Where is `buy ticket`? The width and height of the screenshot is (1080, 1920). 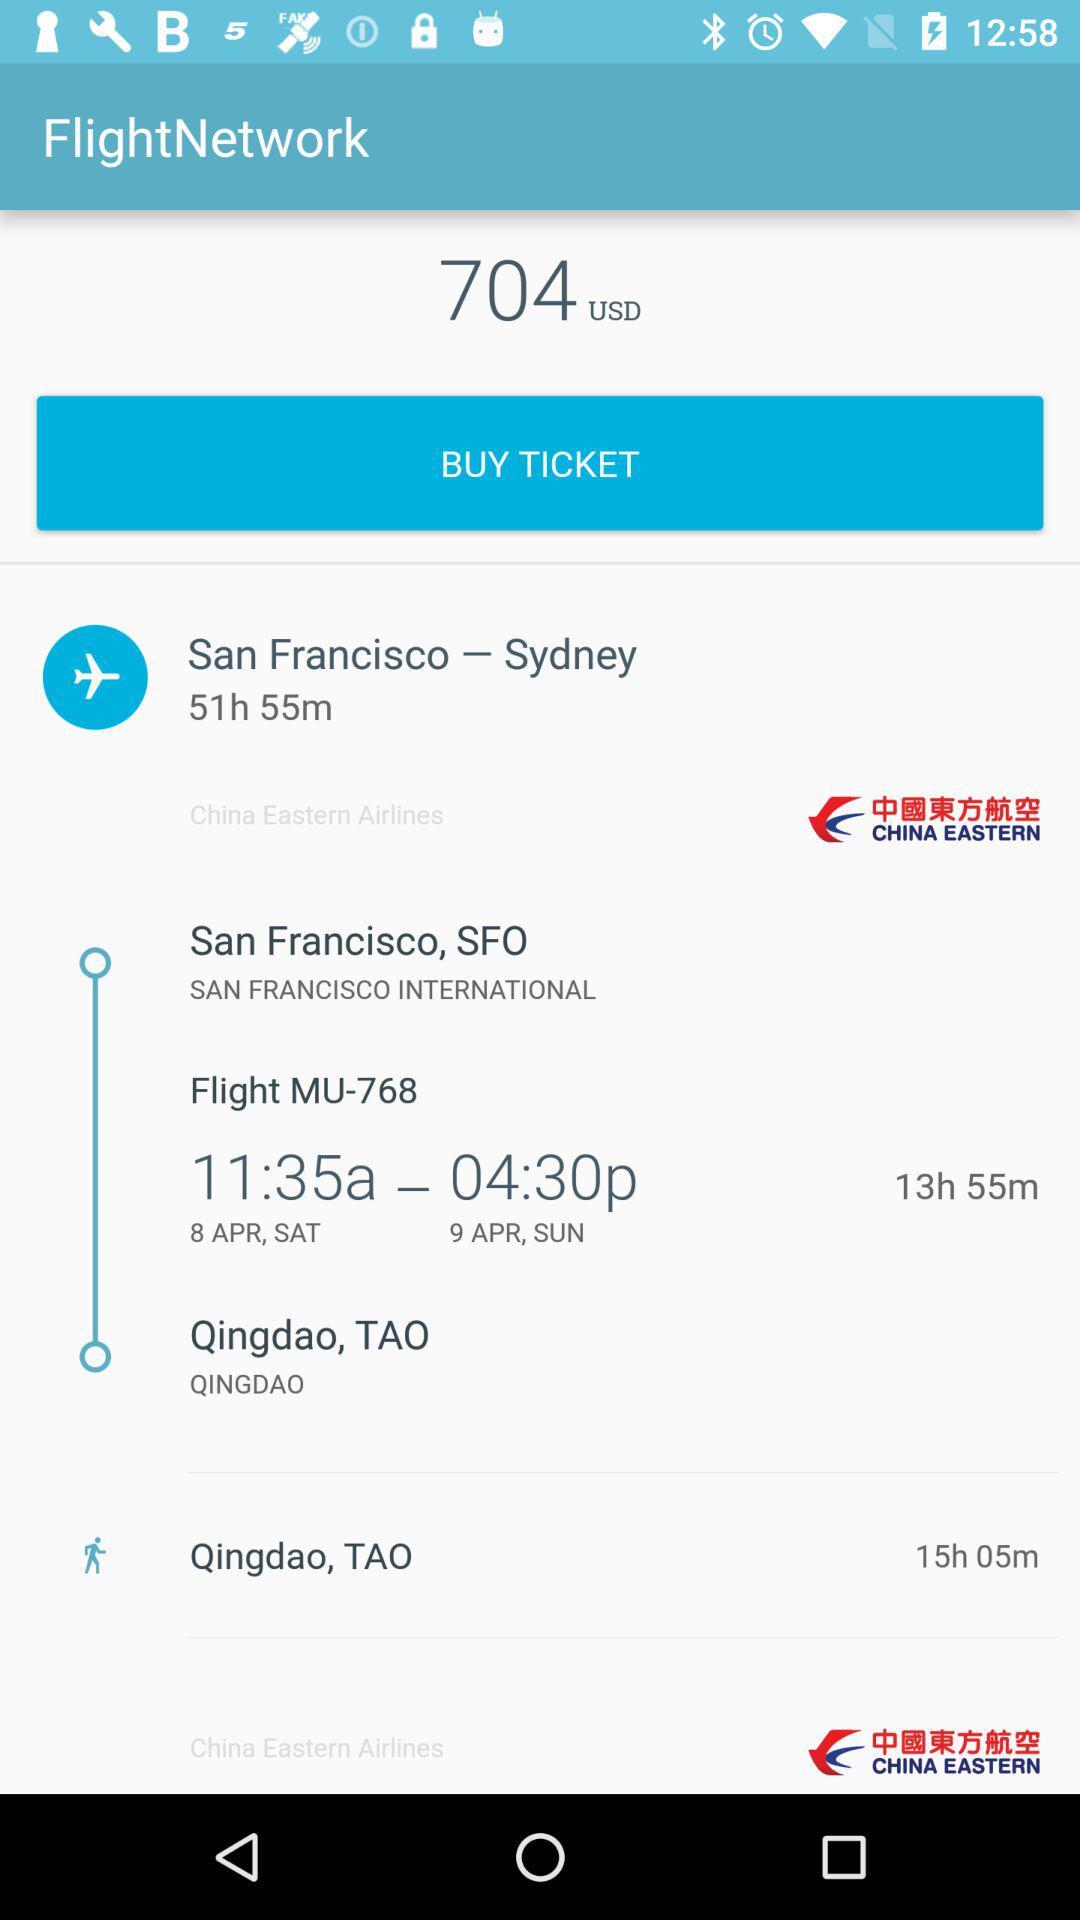 buy ticket is located at coordinates (540, 462).